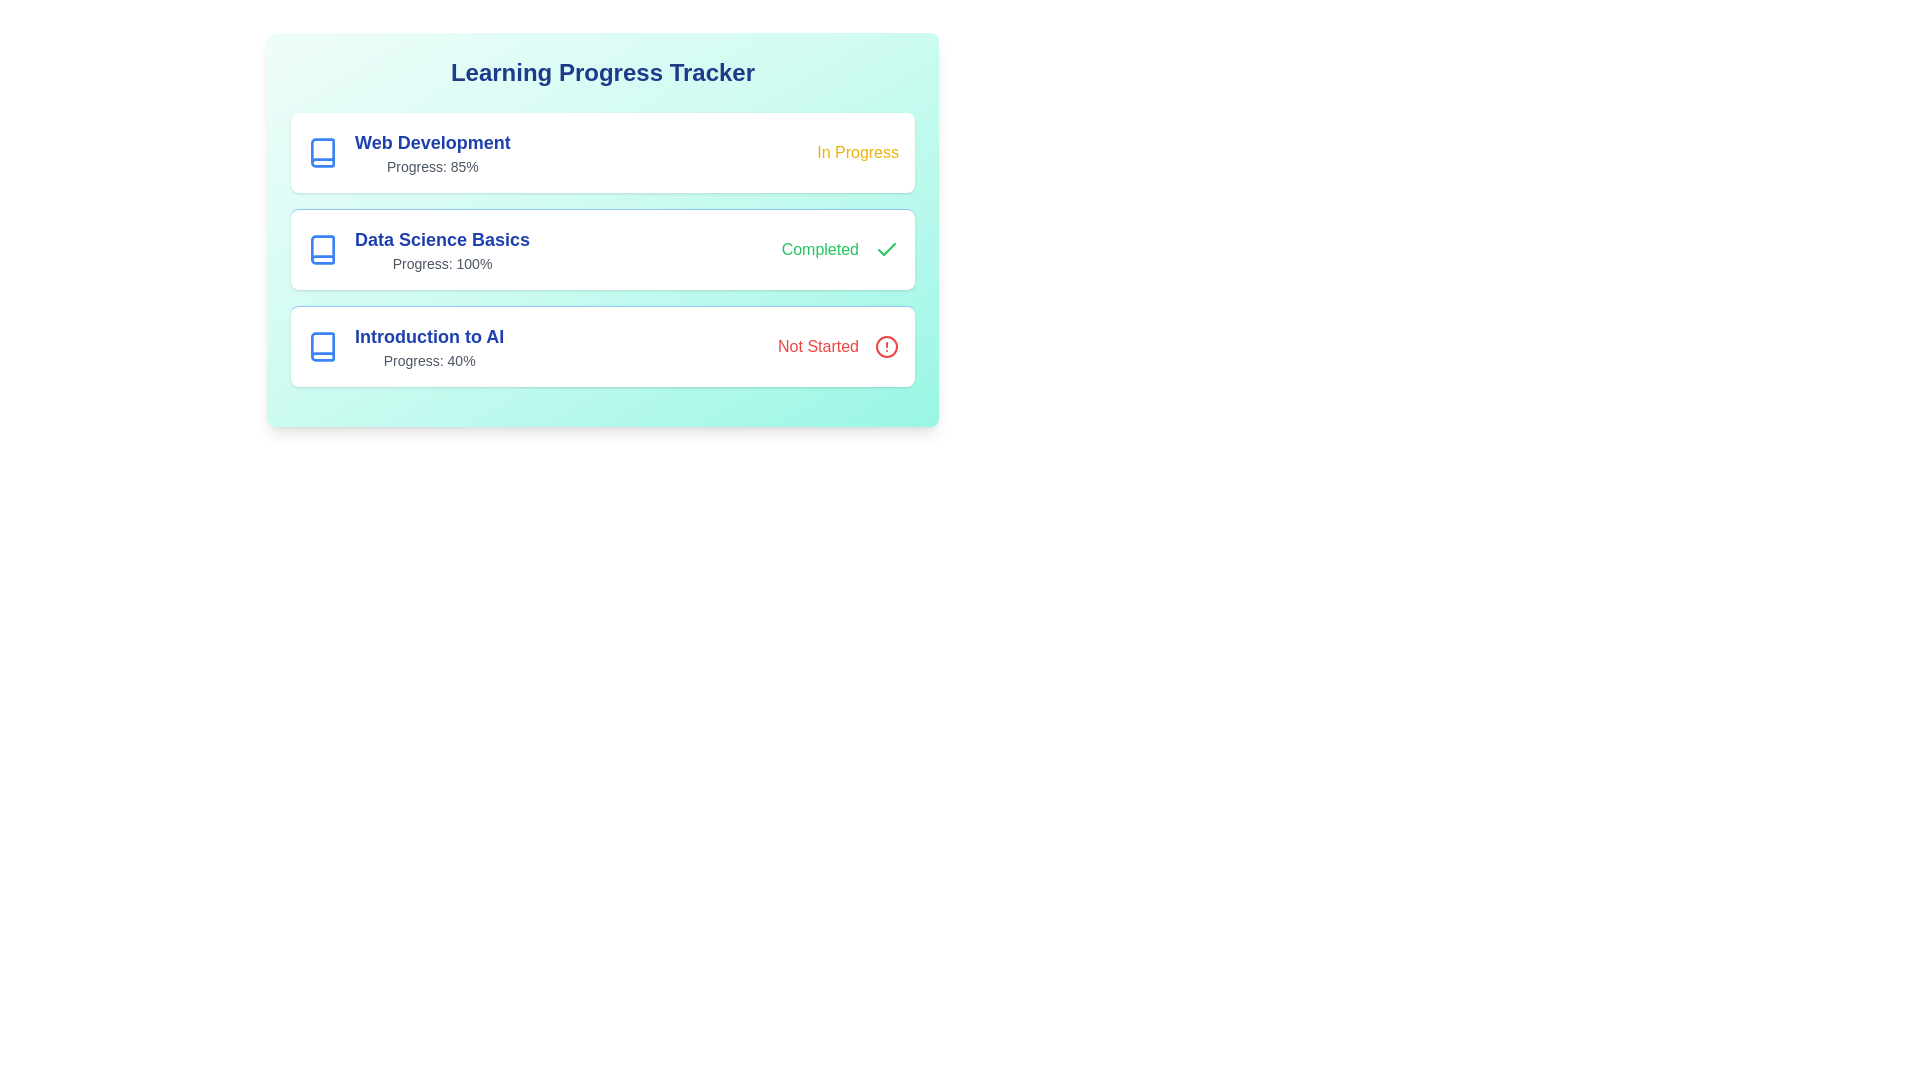 This screenshot has width=1920, height=1080. Describe the element at coordinates (417, 249) in the screenshot. I see `the course title Data Science Basics to access its specific actions` at that location.